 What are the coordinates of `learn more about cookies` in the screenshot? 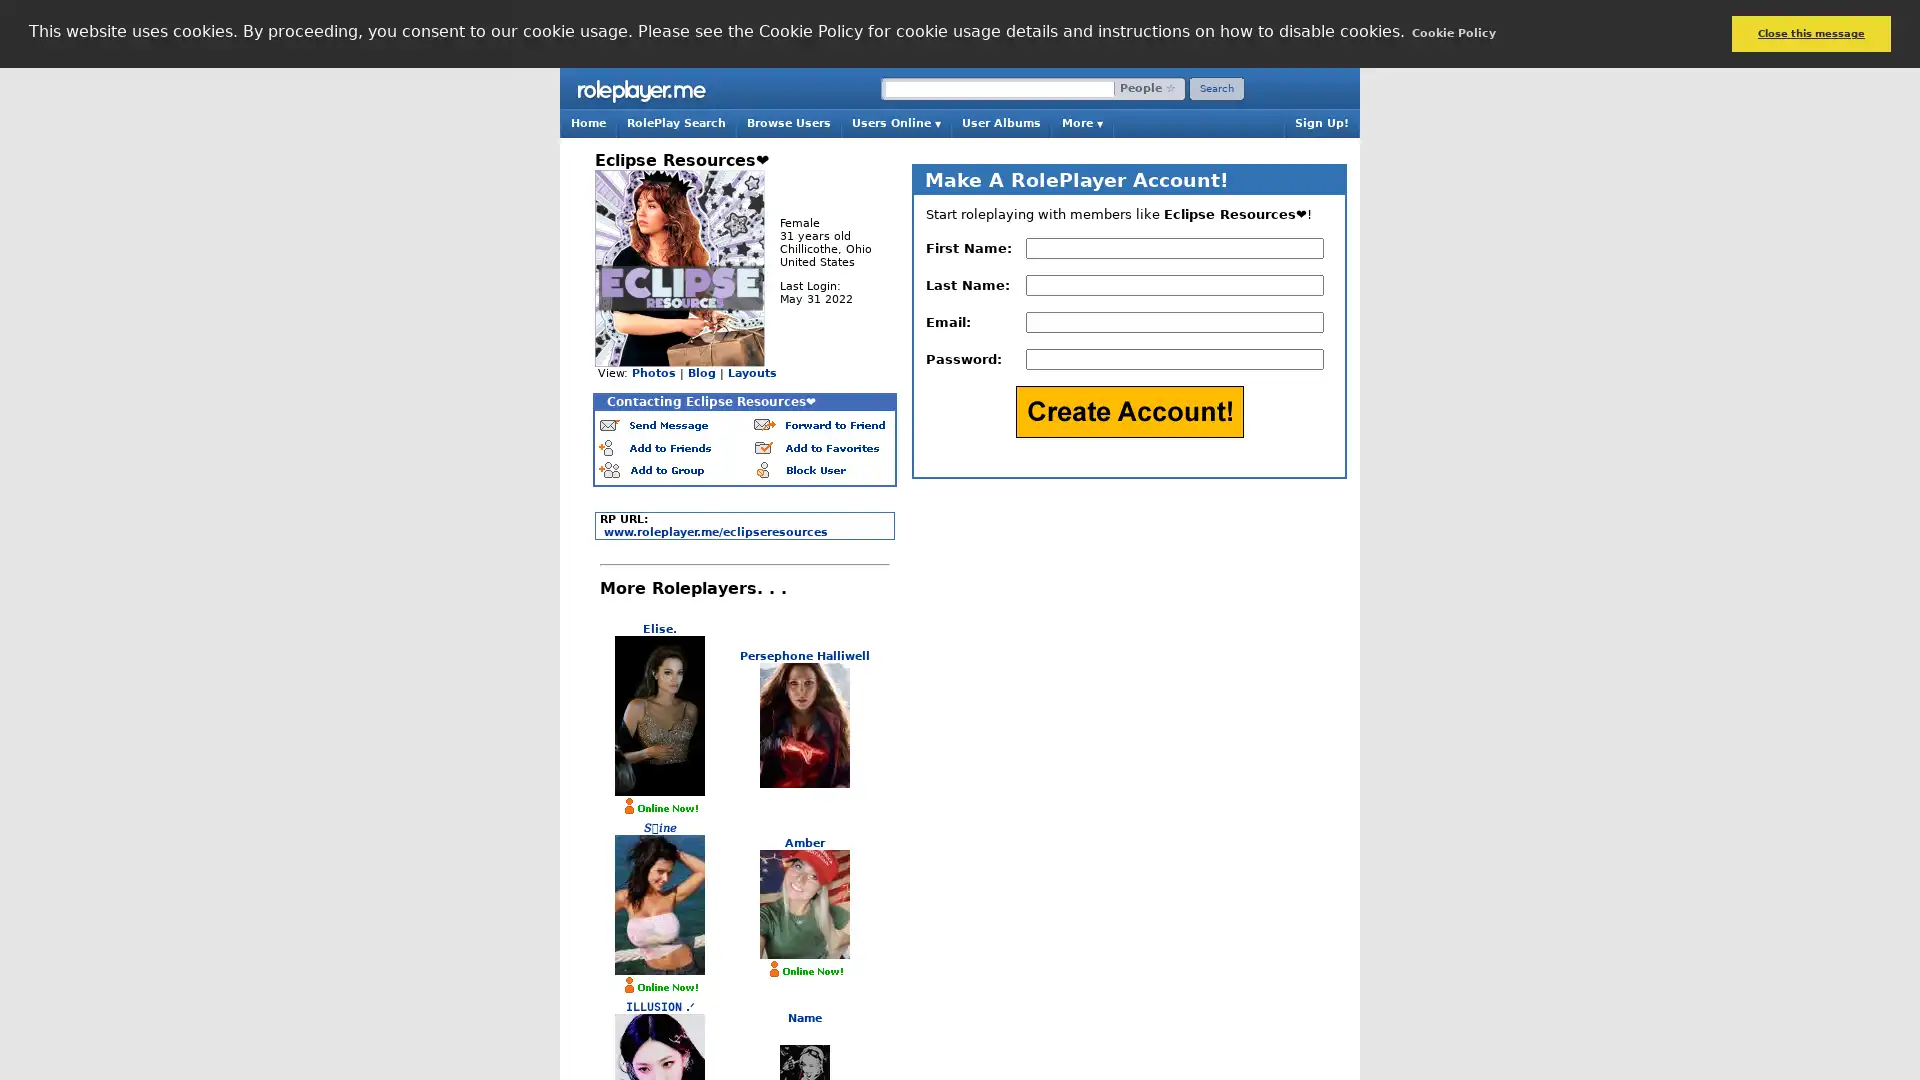 It's located at (1453, 33).